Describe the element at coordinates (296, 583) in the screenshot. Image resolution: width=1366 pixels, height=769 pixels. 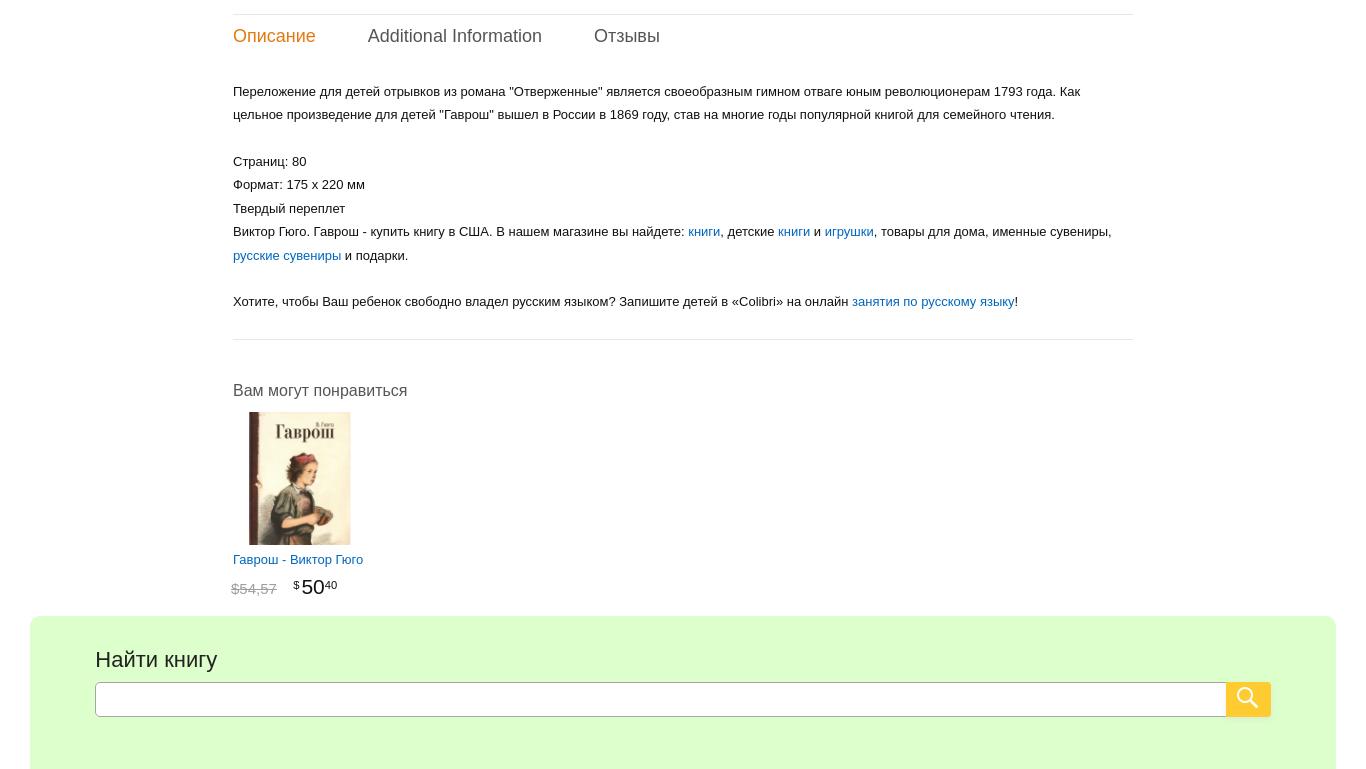
I see `'$'` at that location.